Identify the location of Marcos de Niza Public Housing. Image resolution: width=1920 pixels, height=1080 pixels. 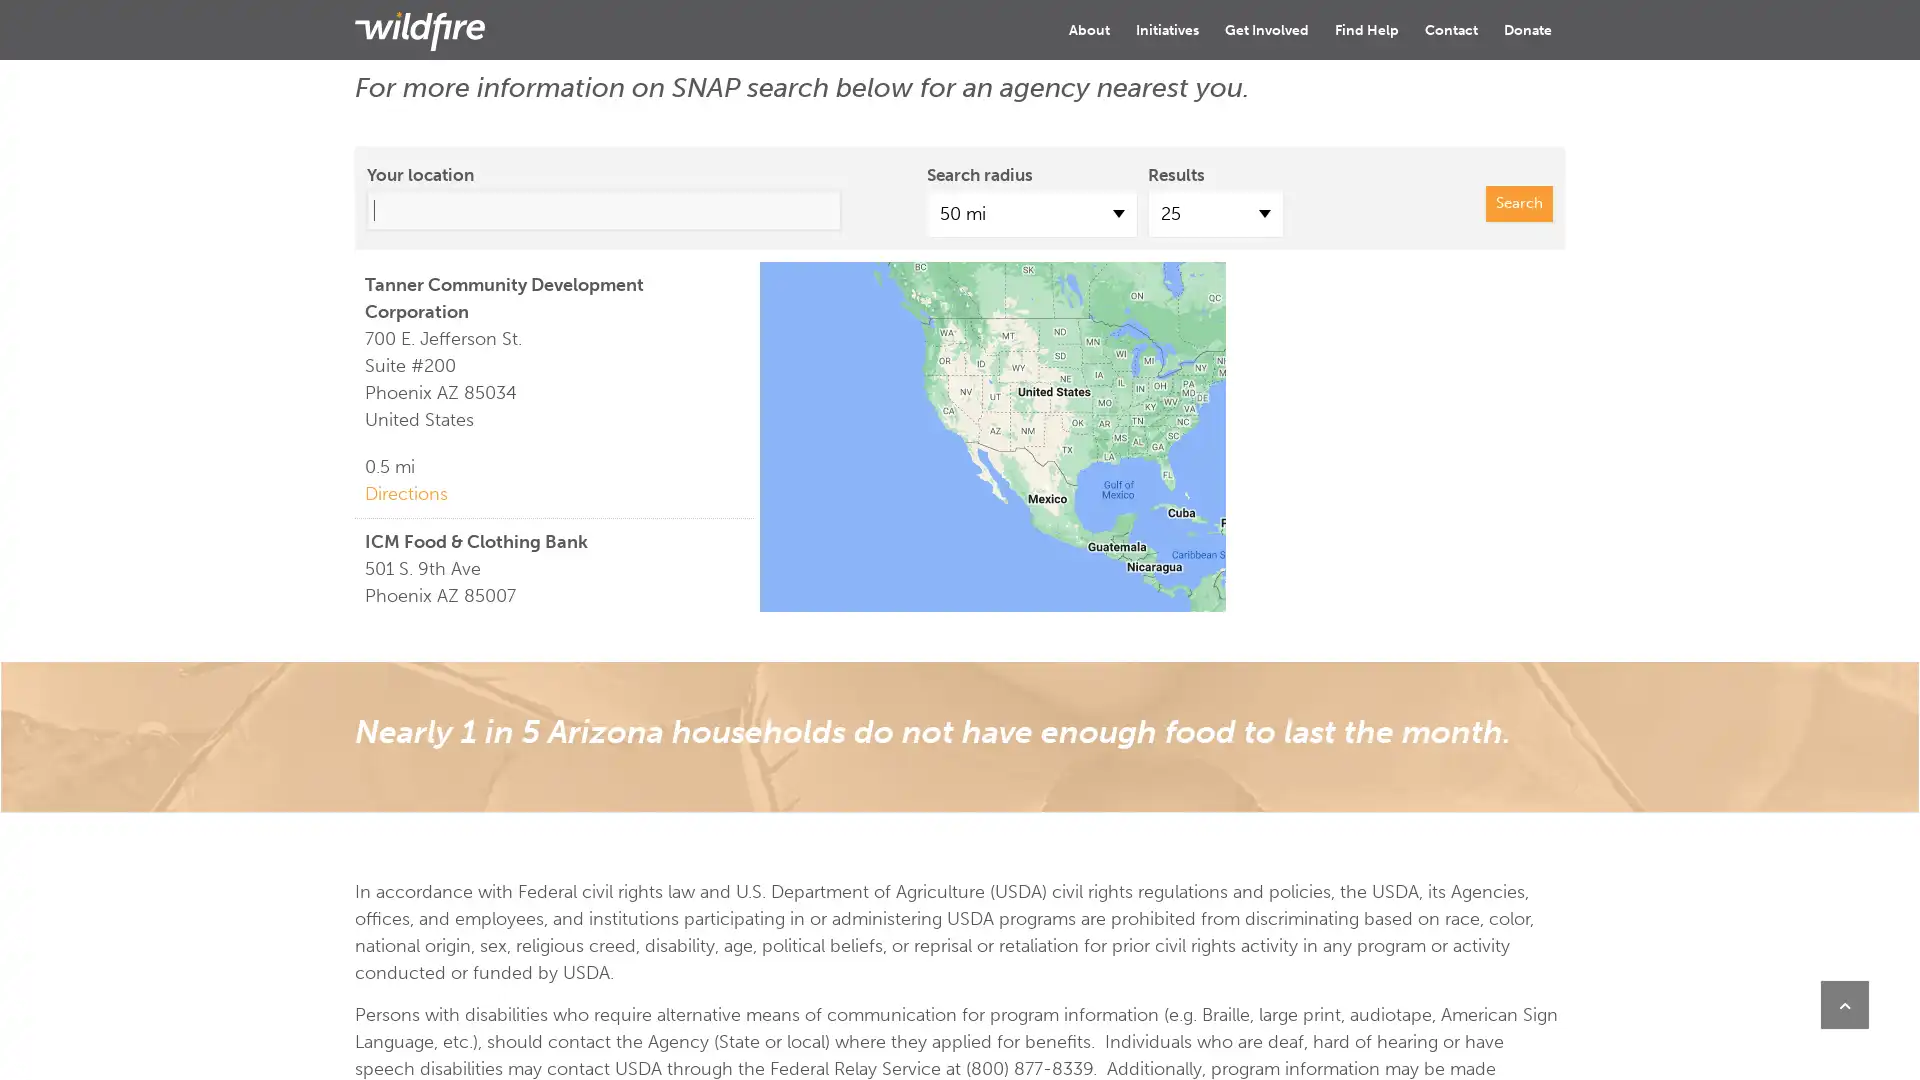
(1150, 436).